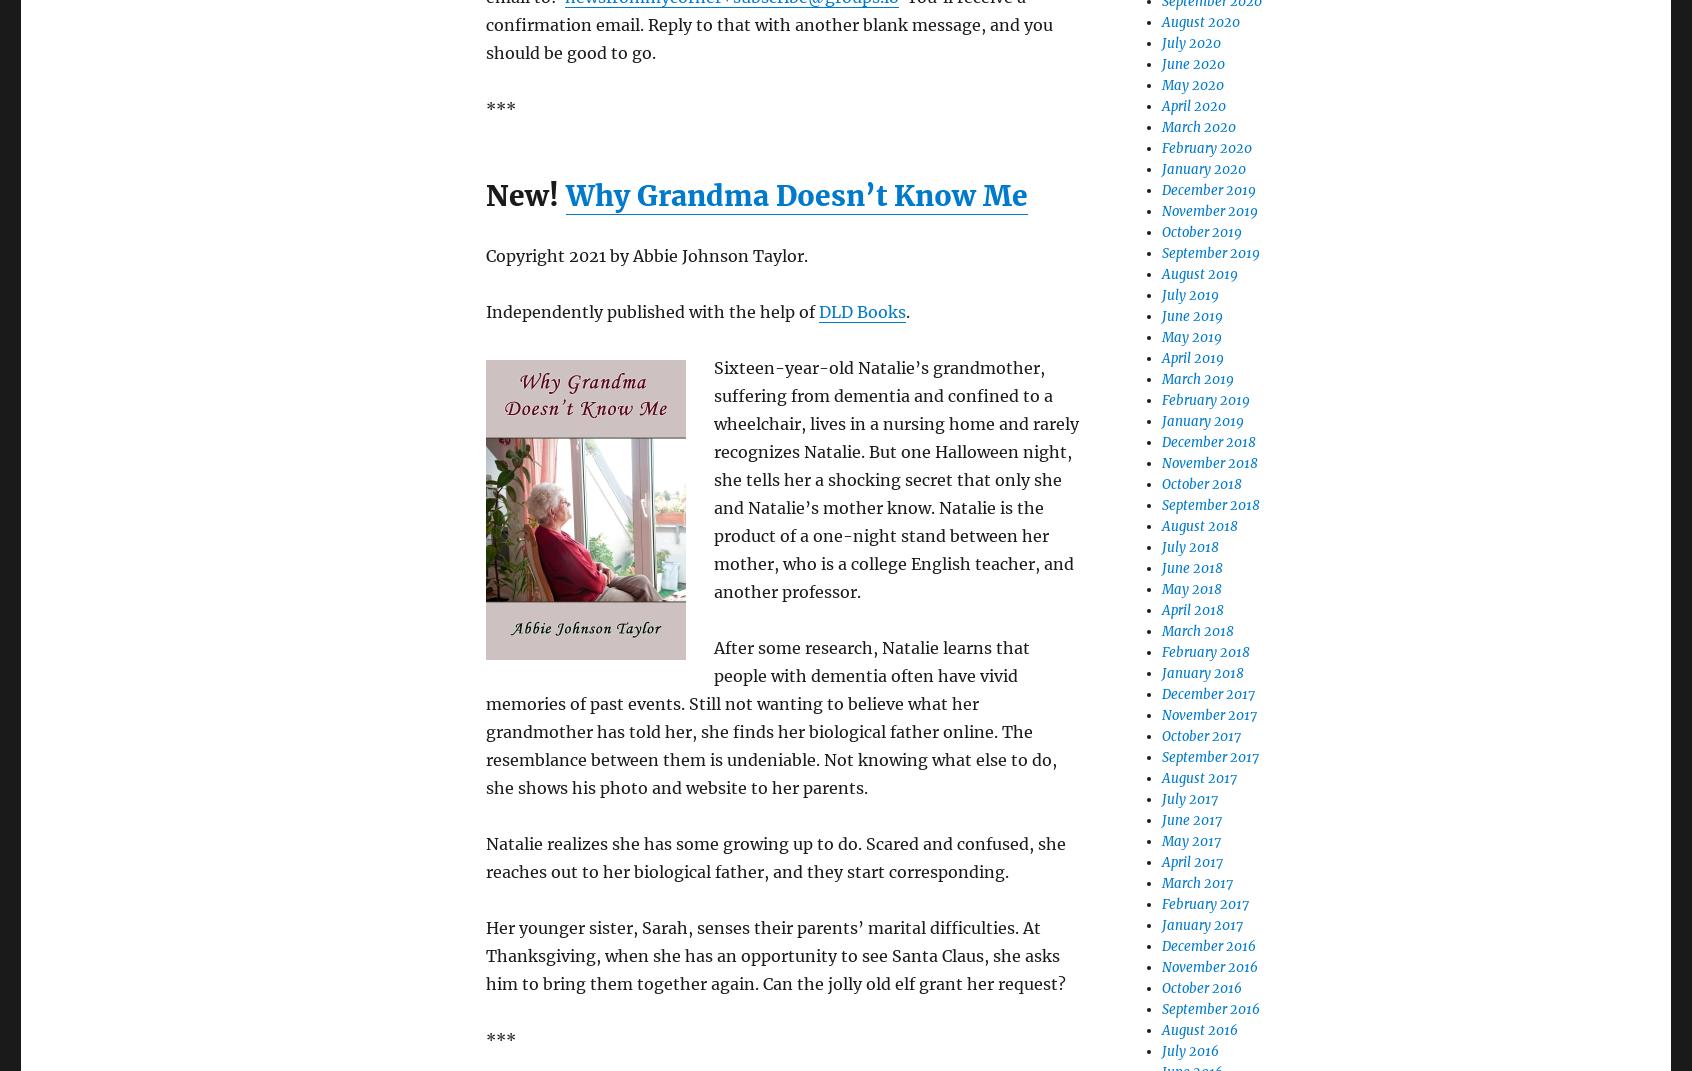  Describe the element at coordinates (770, 717) in the screenshot. I see `'After some research, Natalie learns that people with dementia often have vivid memories of past events. Still not wanting to believe what her grandmother has told her, she finds her biological father online. The resemblance between them is undeniable. Not knowing what else to do, she shows his photo and website to her parents.'` at that location.